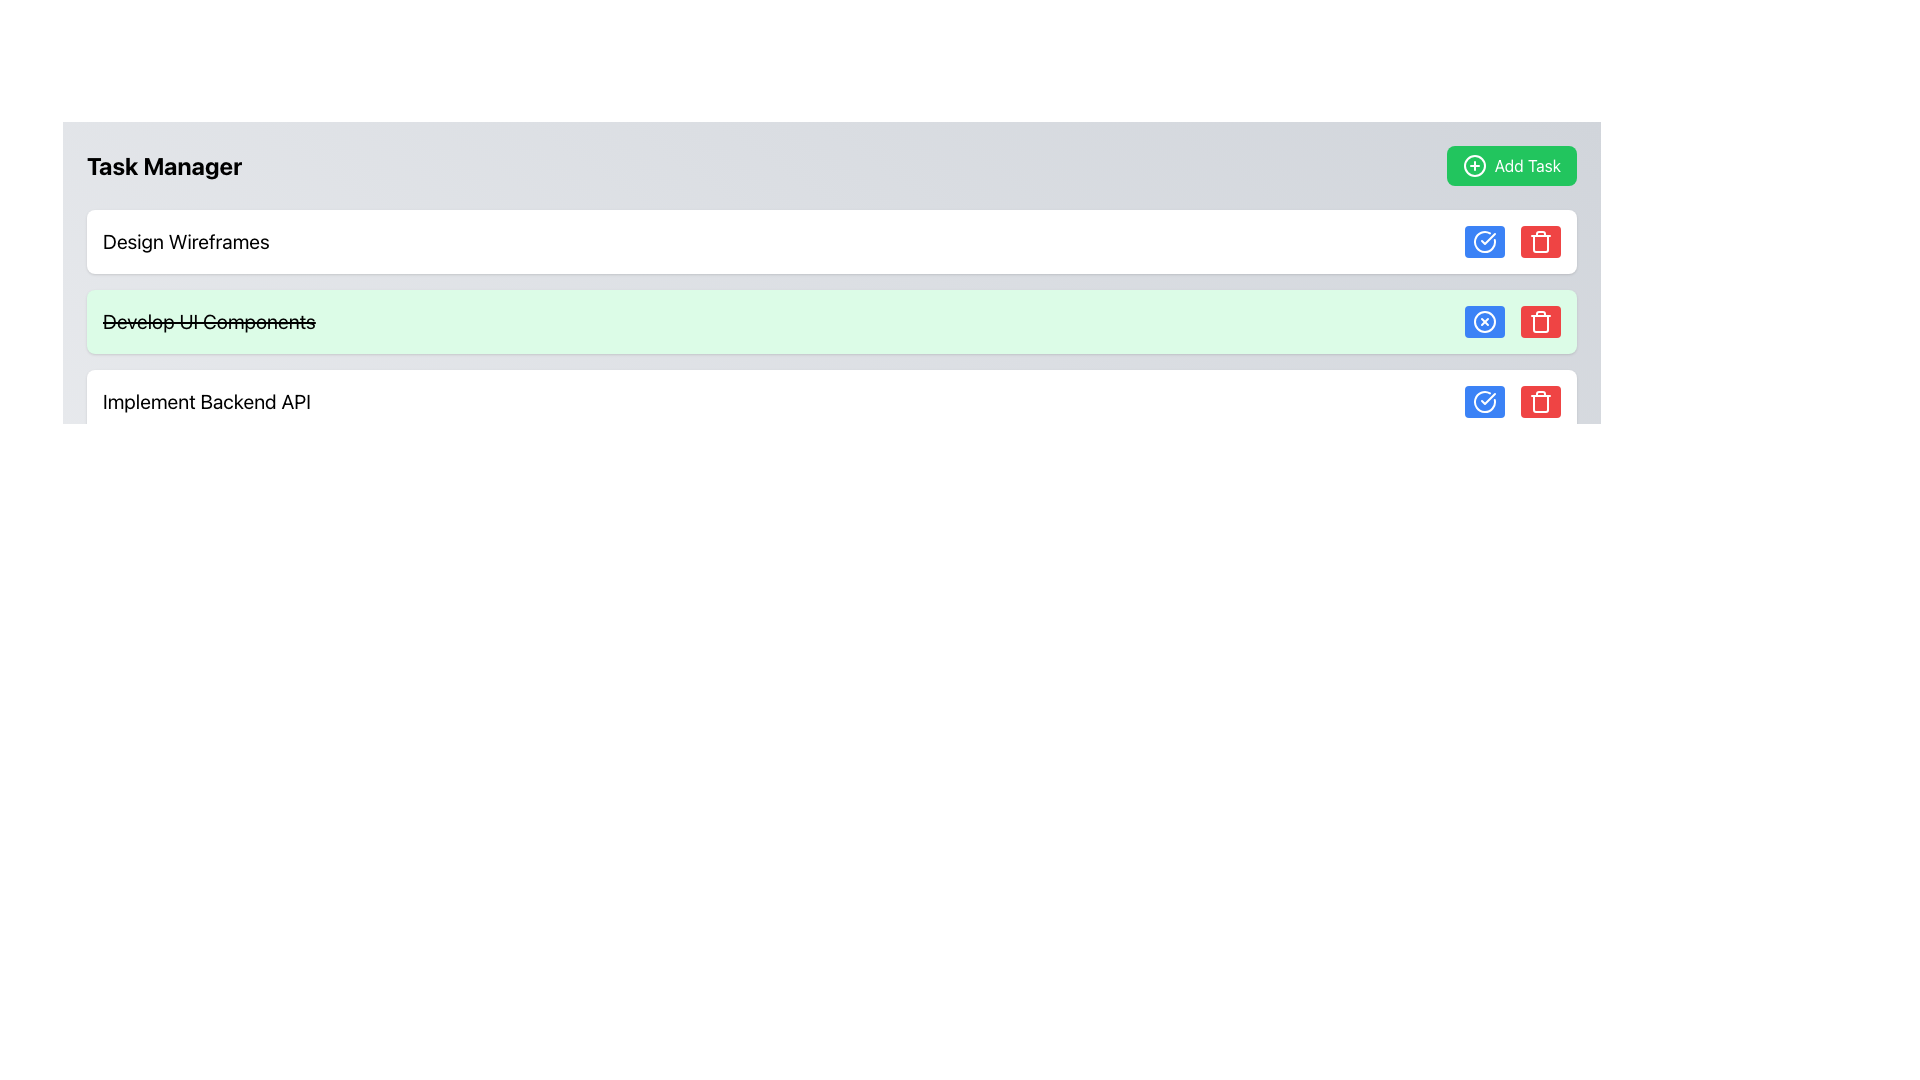 The height and width of the screenshot is (1080, 1920). I want to click on the graphical icon associated with the 'Add Task' button located at the top-right corner of the interface above the task list, so click(1474, 164).